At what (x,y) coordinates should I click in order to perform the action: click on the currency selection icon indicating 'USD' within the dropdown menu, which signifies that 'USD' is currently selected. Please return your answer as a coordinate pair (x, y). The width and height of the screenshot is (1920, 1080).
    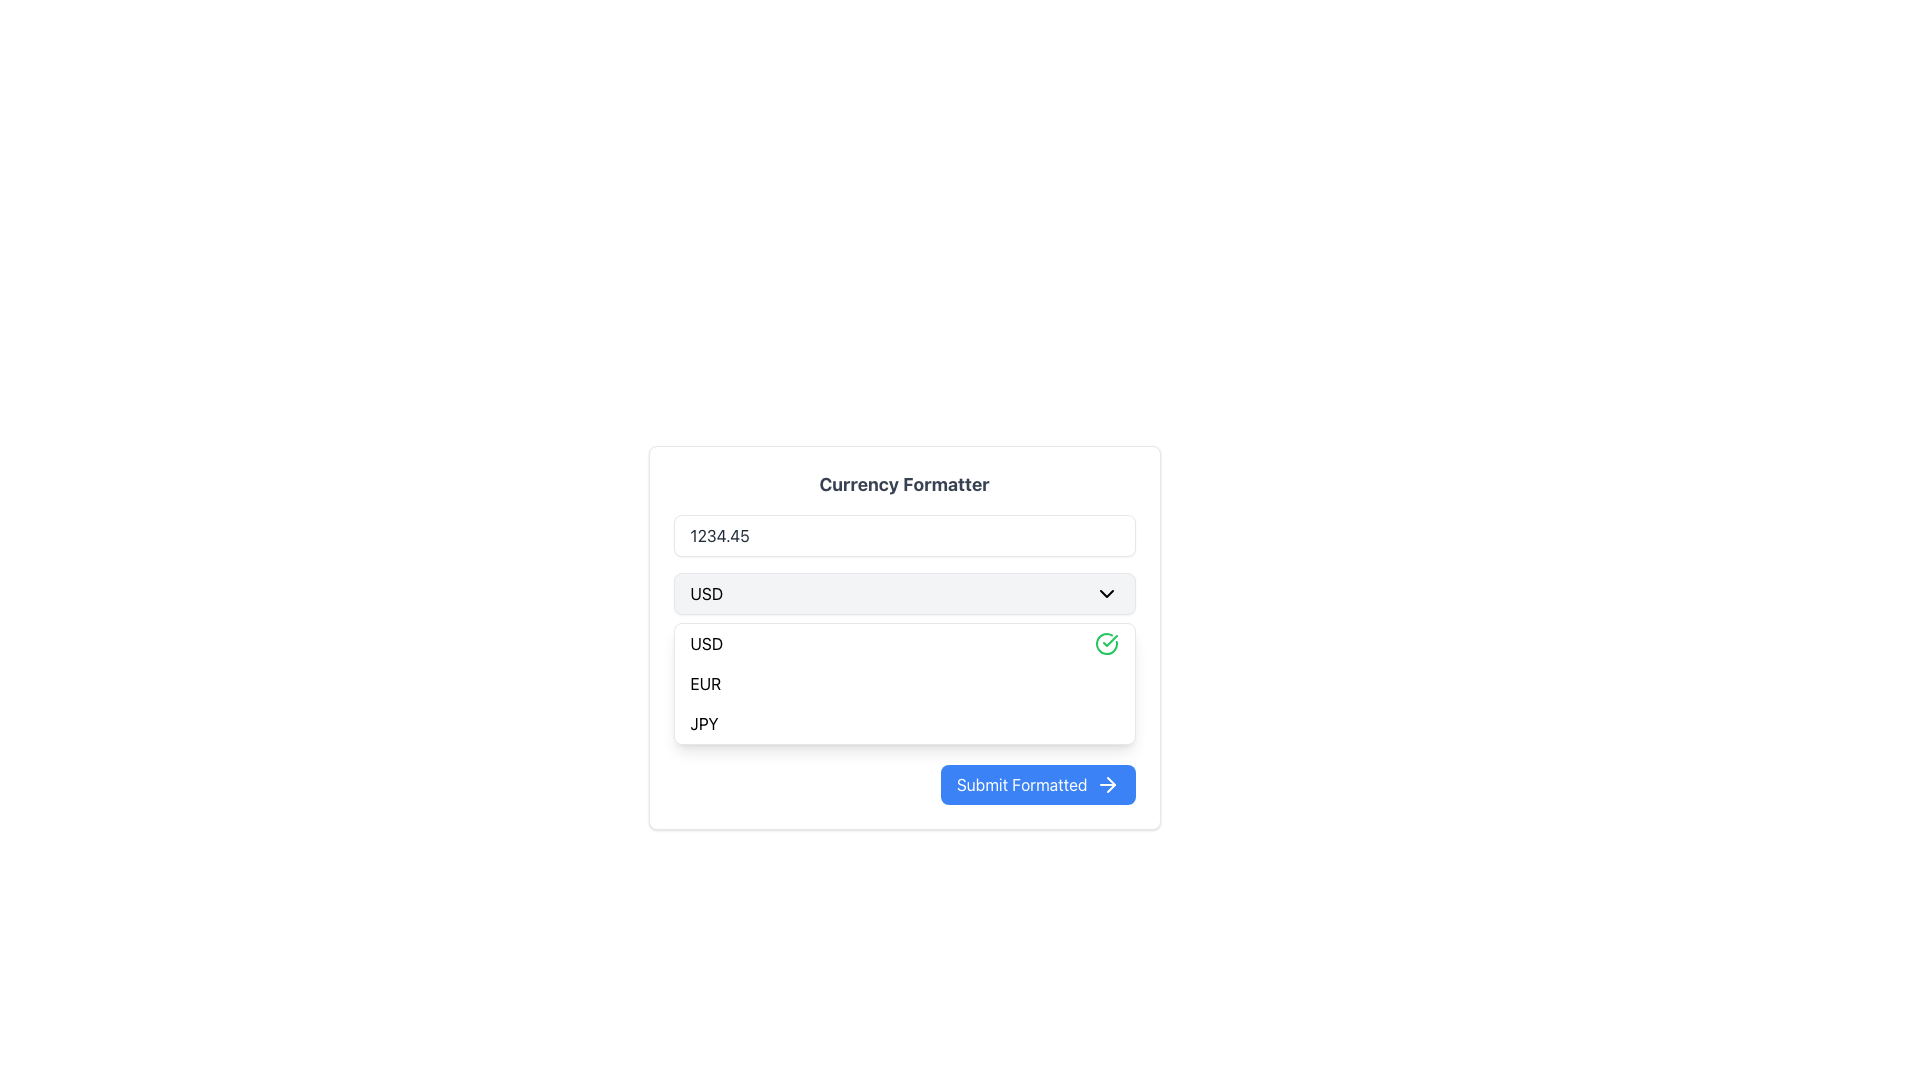
    Looking at the image, I should click on (1105, 644).